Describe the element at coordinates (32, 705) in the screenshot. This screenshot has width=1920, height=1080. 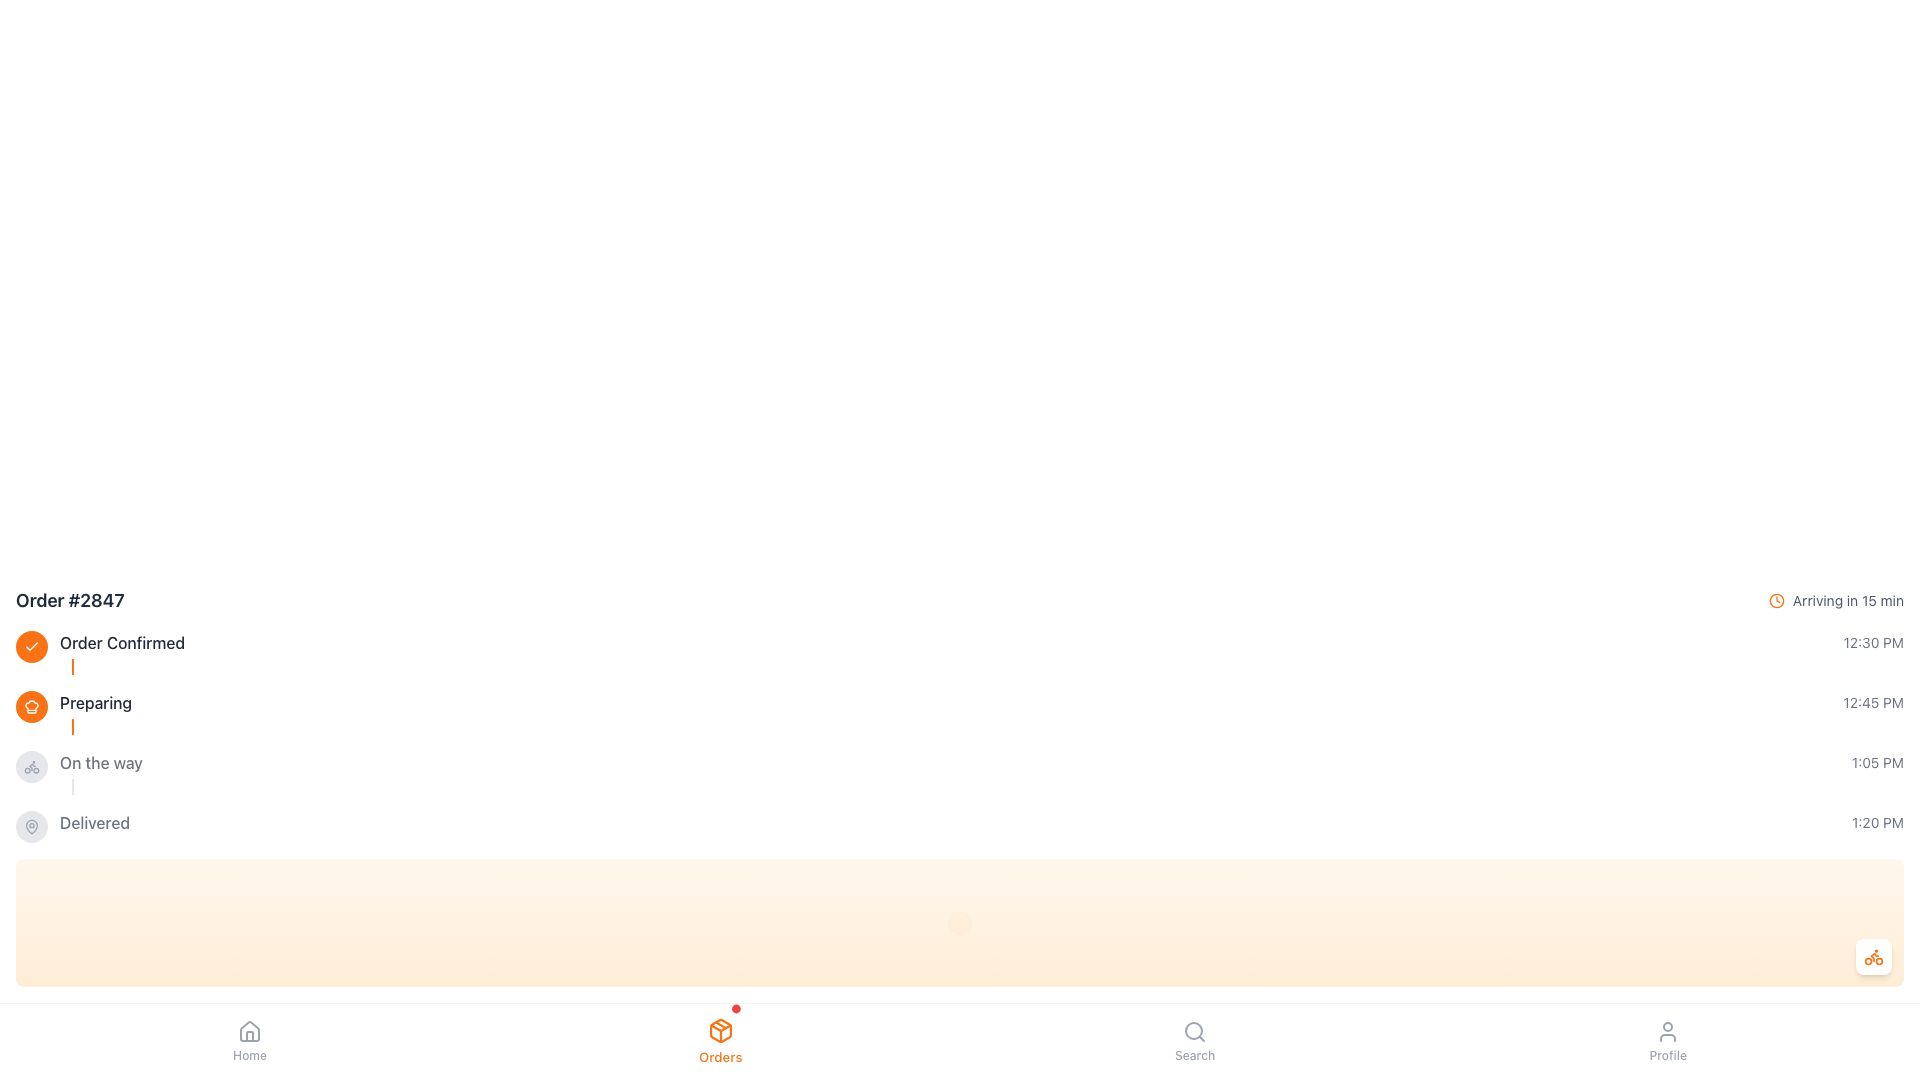
I see `the decorative vector graphic of the chef hat icon, which is the fourth clickable option in the bottom navigation bar` at that location.